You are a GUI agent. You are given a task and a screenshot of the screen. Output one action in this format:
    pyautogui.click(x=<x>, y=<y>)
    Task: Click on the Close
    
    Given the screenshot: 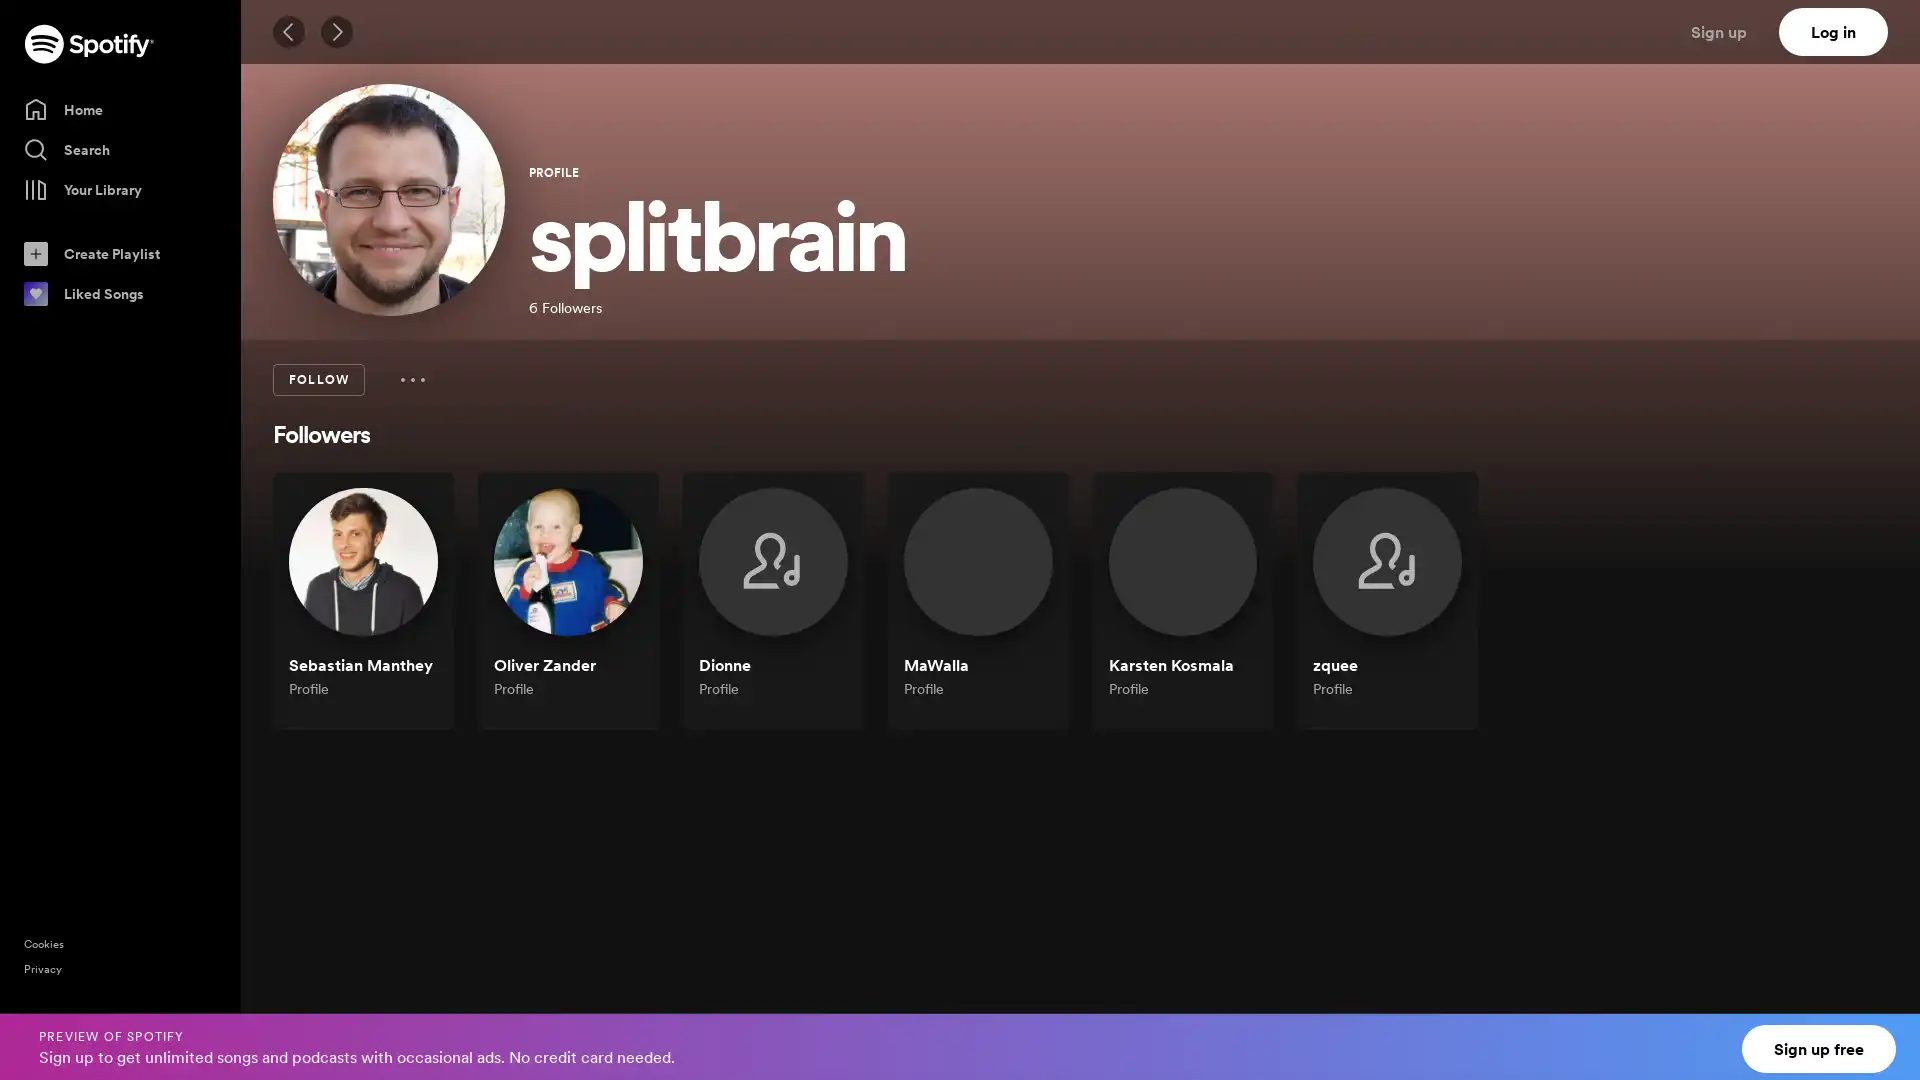 What is the action you would take?
    pyautogui.click(x=1886, y=1034)
    